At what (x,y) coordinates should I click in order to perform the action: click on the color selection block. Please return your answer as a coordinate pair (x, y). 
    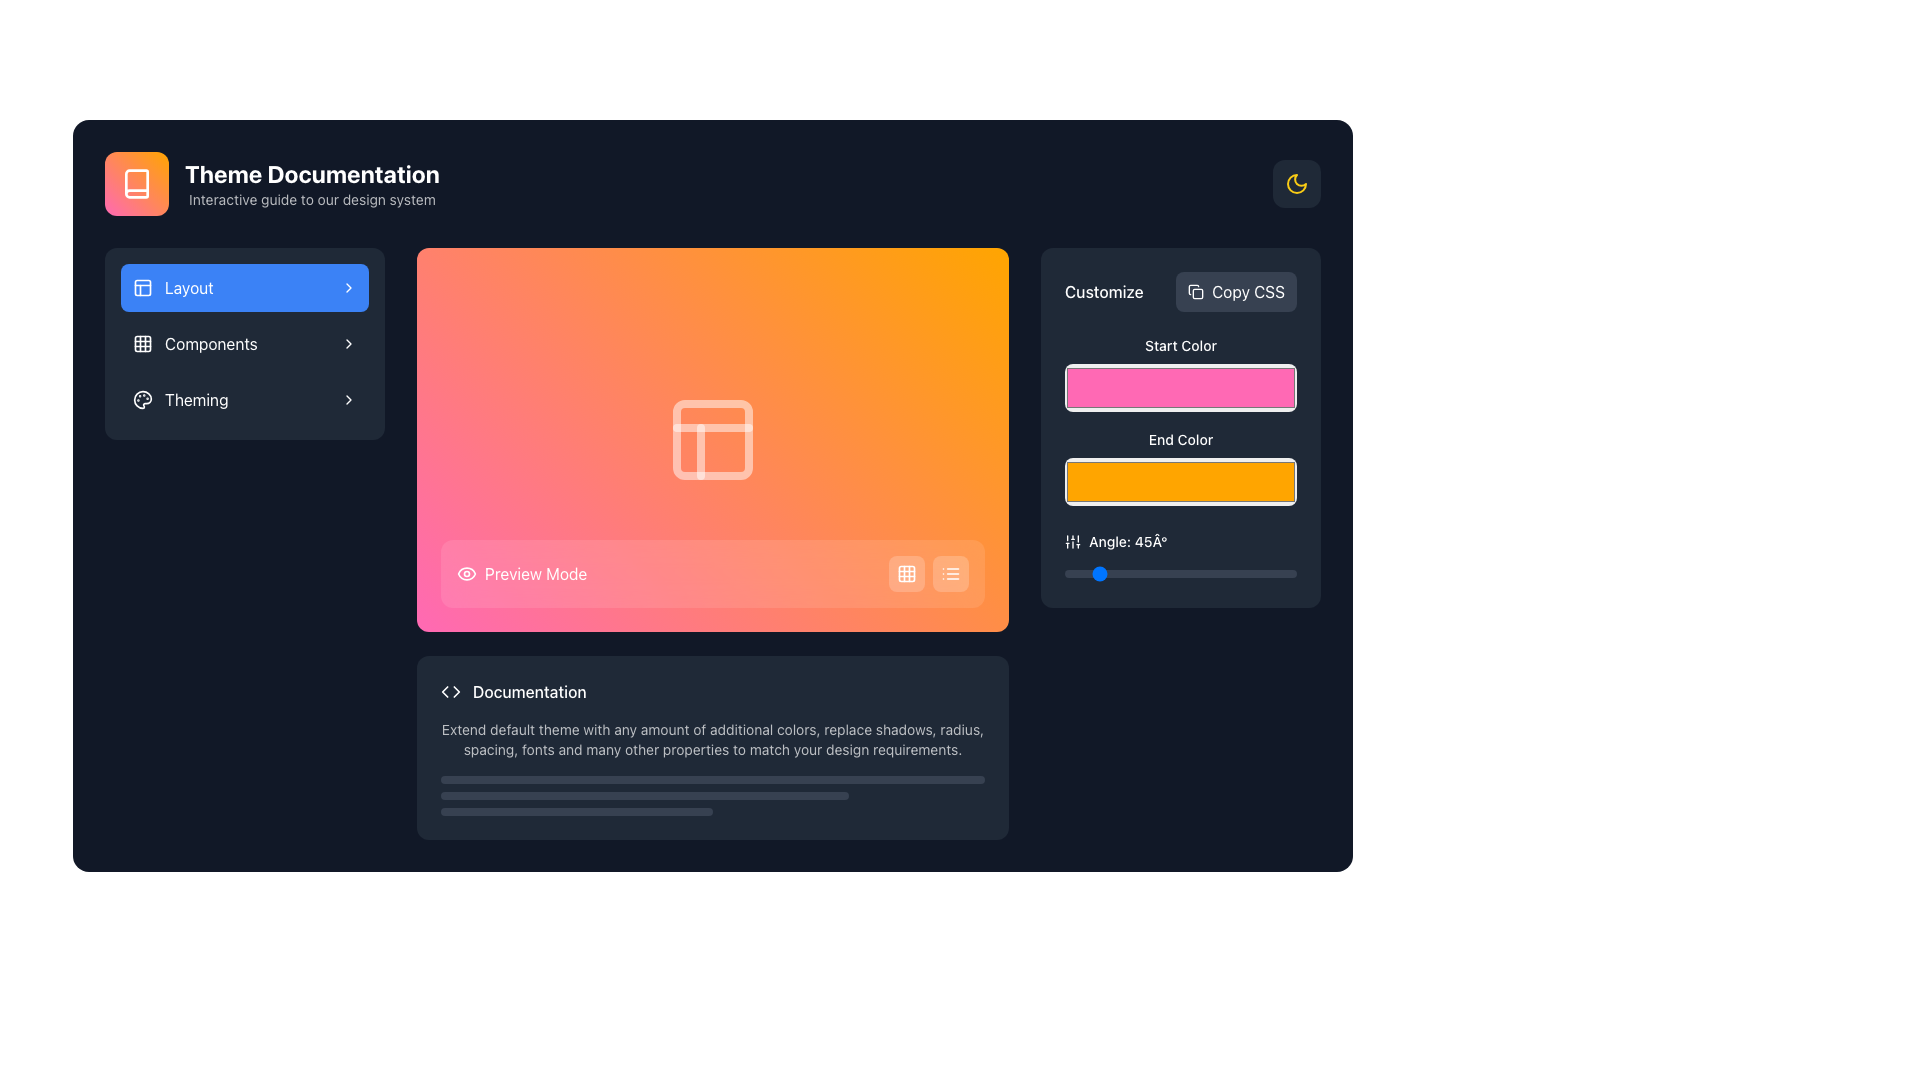
    Looking at the image, I should click on (1180, 420).